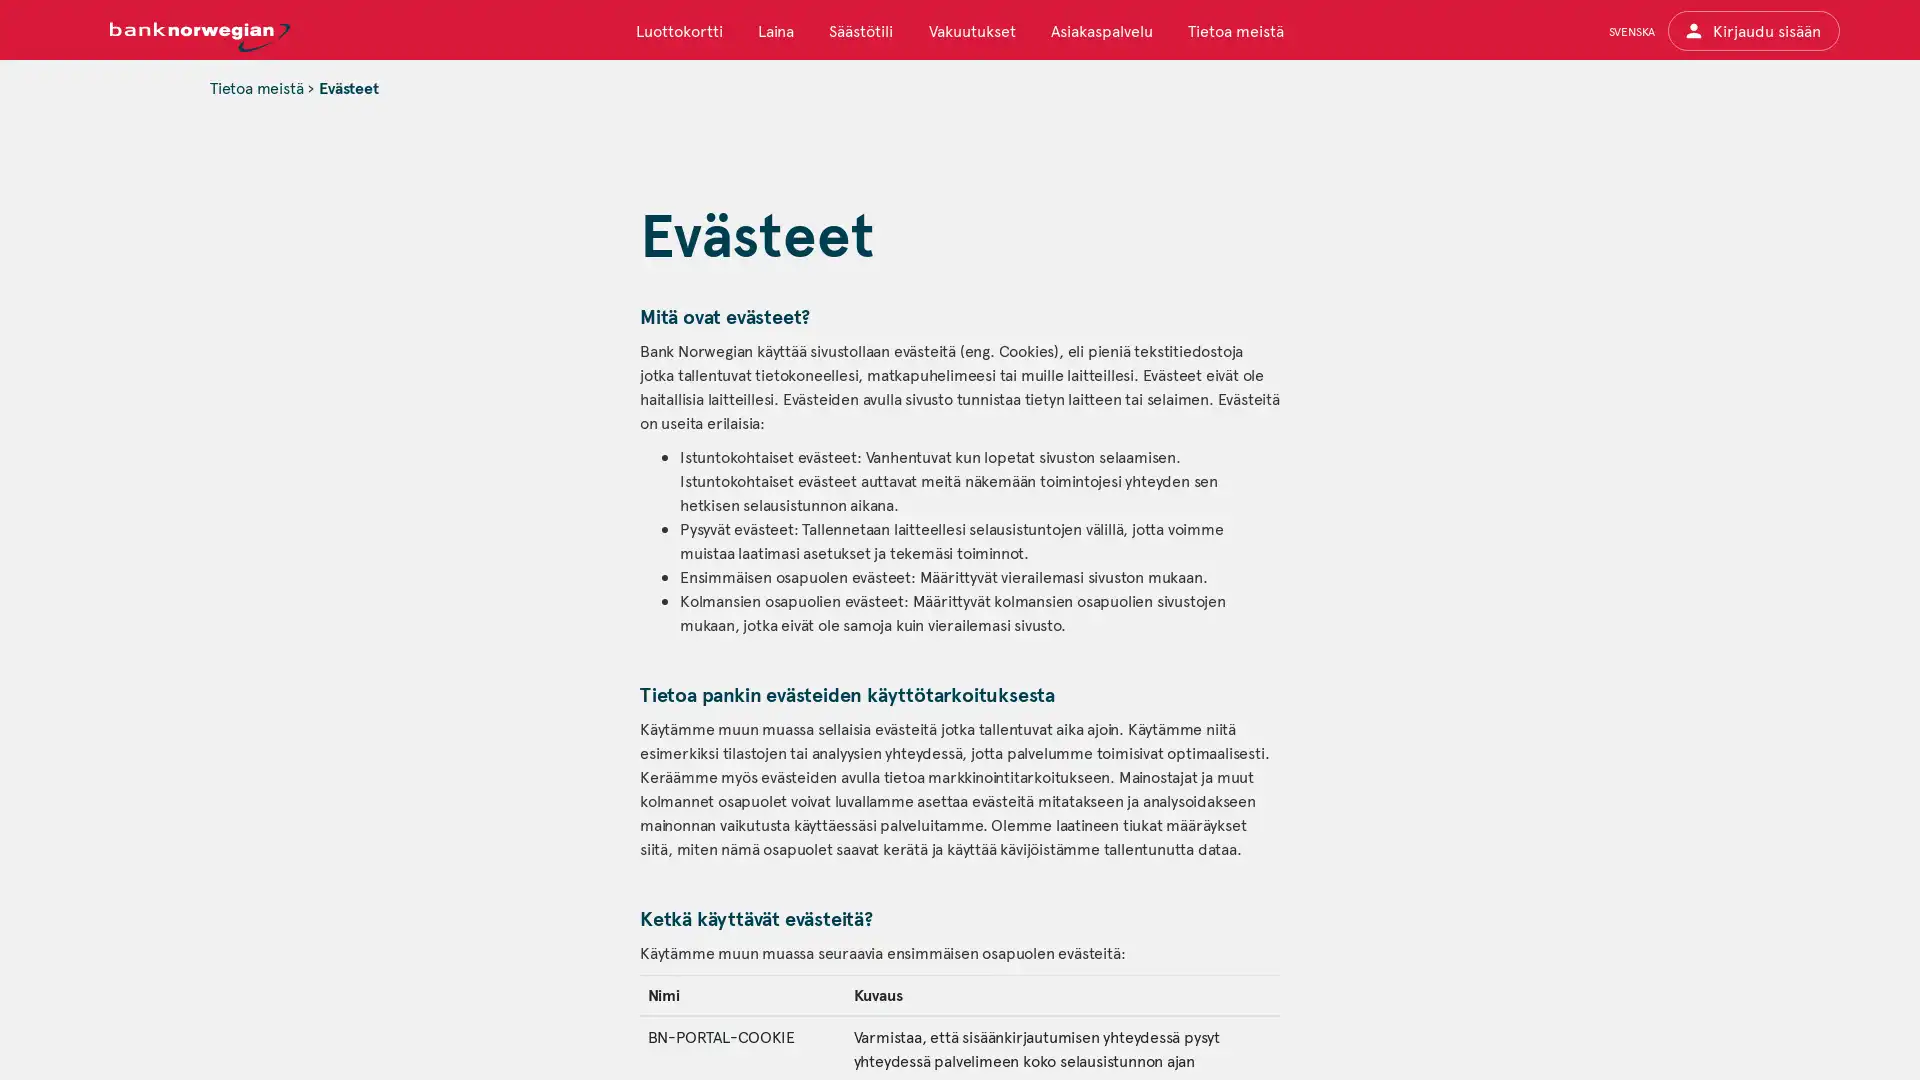 This screenshot has height=1080, width=1920. What do you see at coordinates (1233, 30) in the screenshot?
I see `Tietoa meista` at bounding box center [1233, 30].